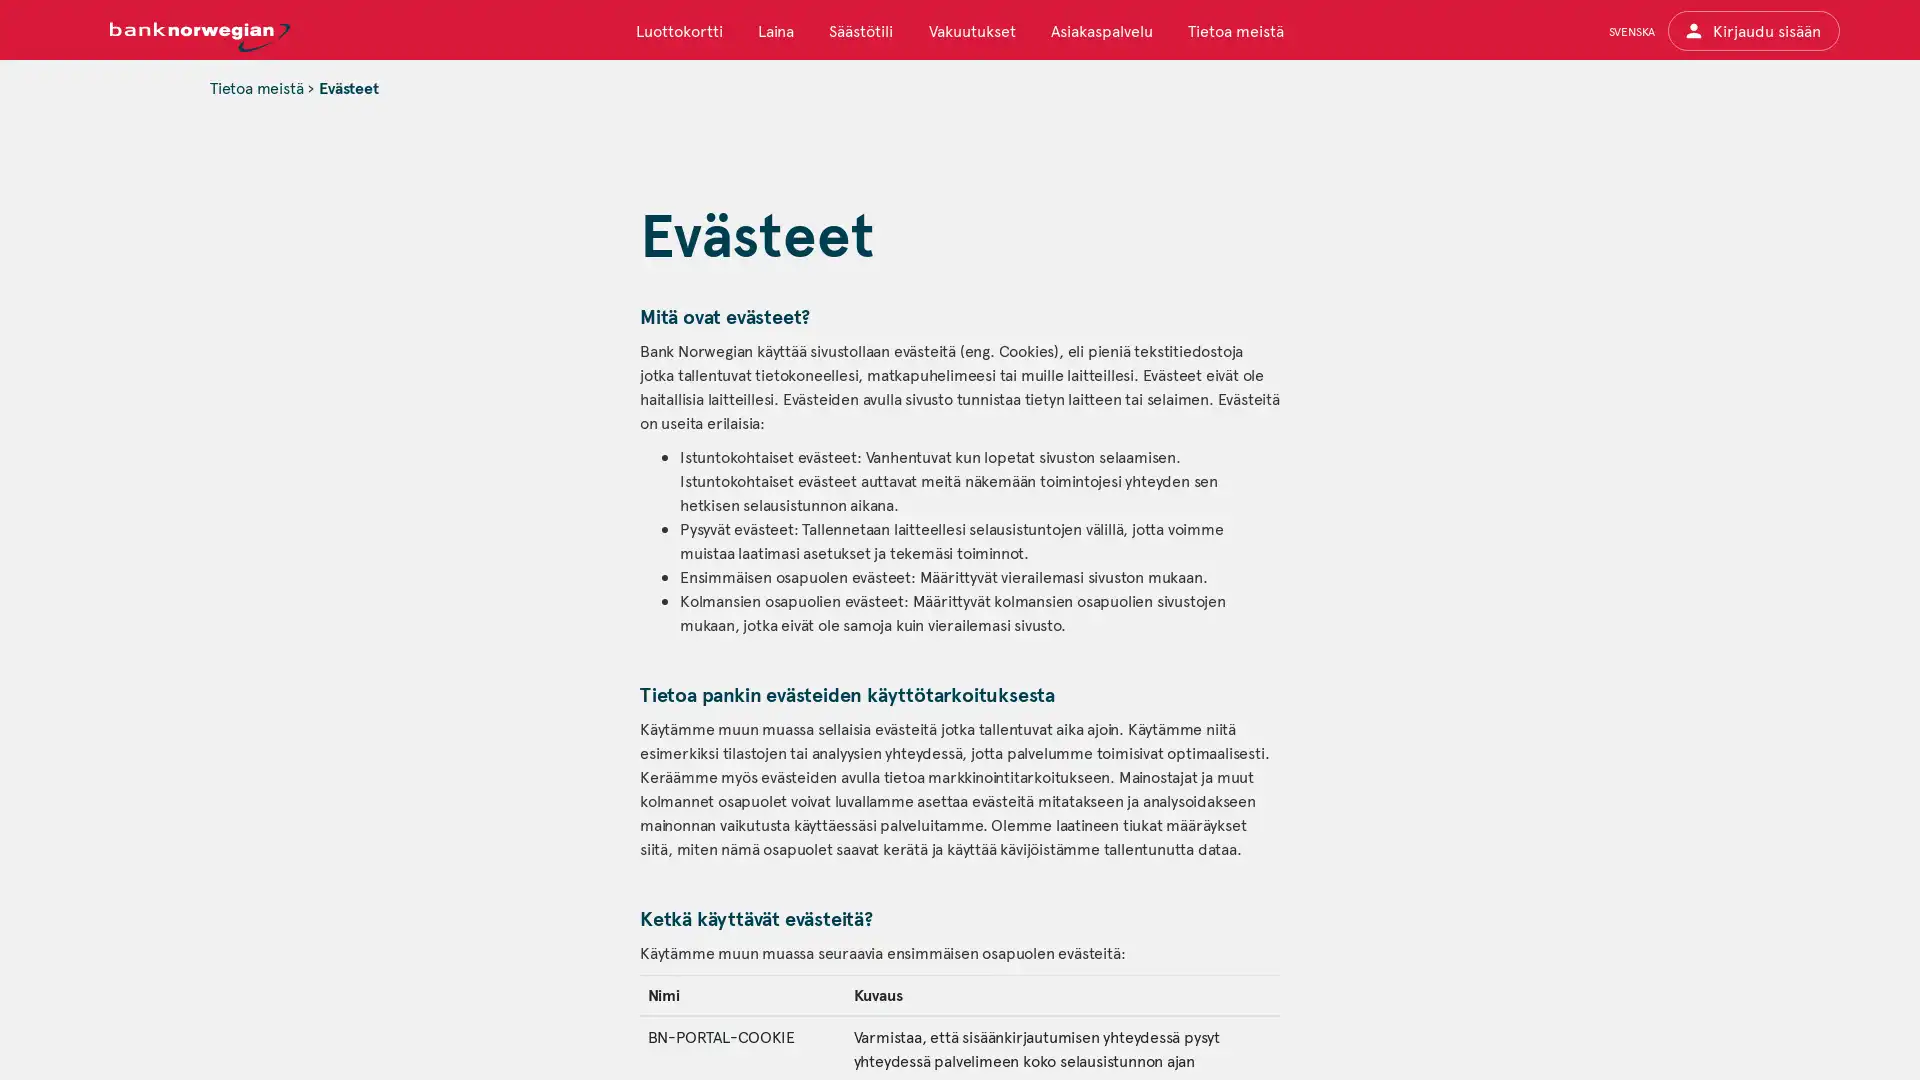 This screenshot has height=1080, width=1920. What do you see at coordinates (1233, 30) in the screenshot?
I see `Tietoa meista` at bounding box center [1233, 30].